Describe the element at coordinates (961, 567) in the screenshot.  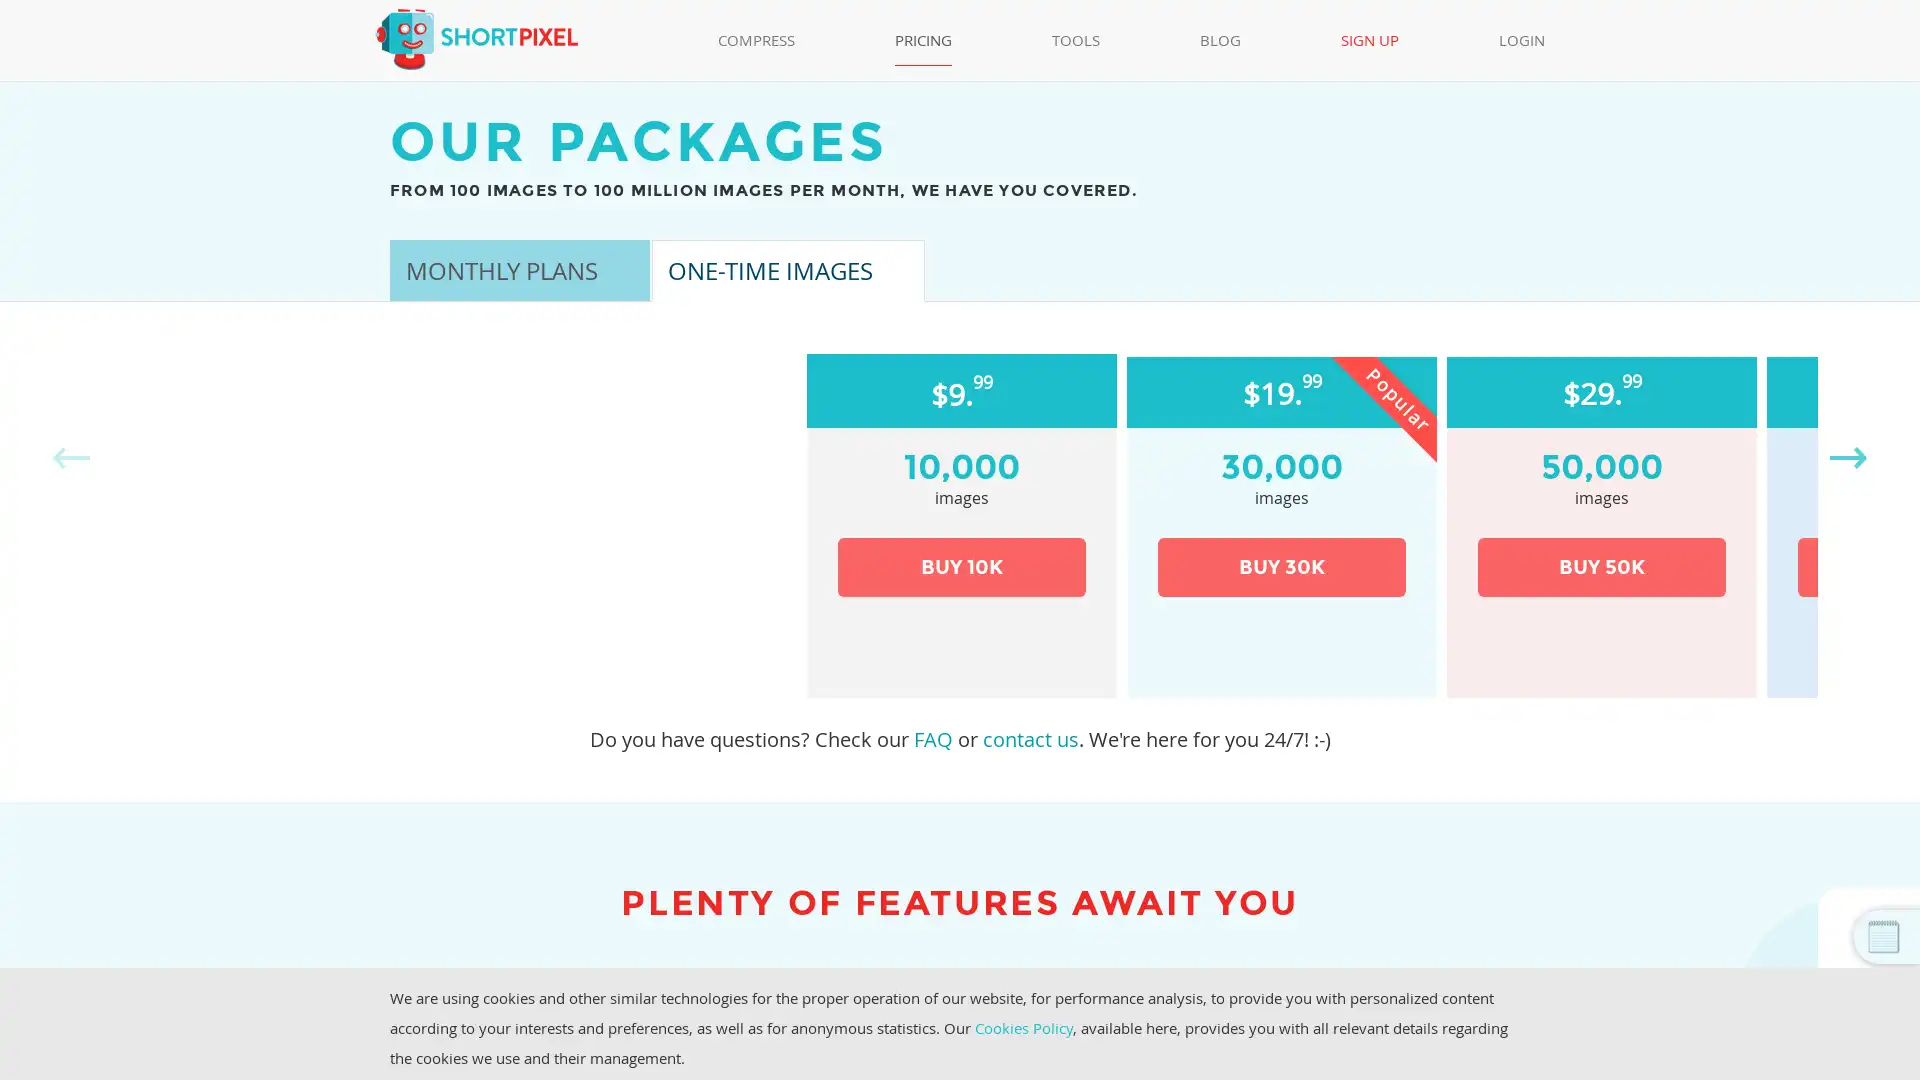
I see `BUY 10K` at that location.